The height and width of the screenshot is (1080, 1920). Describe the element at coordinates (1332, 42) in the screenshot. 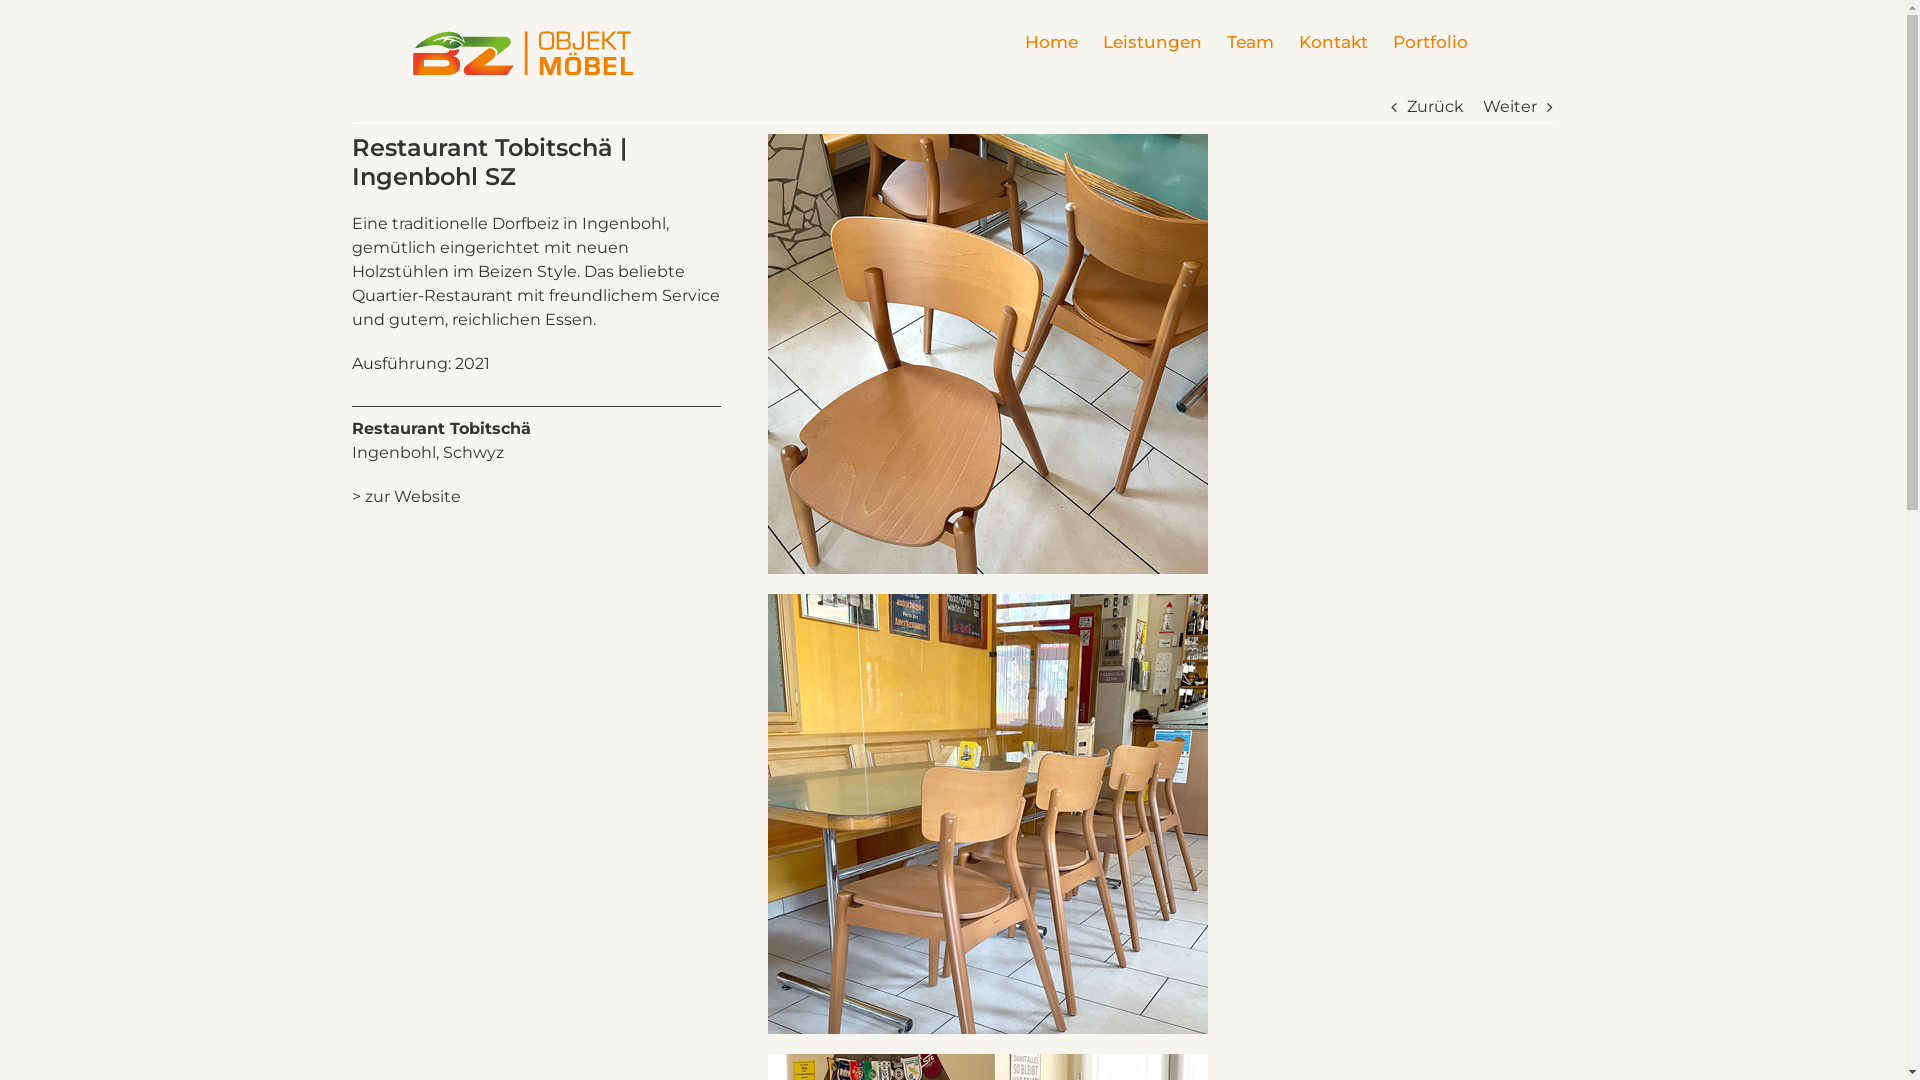

I see `'Kontakt'` at that location.